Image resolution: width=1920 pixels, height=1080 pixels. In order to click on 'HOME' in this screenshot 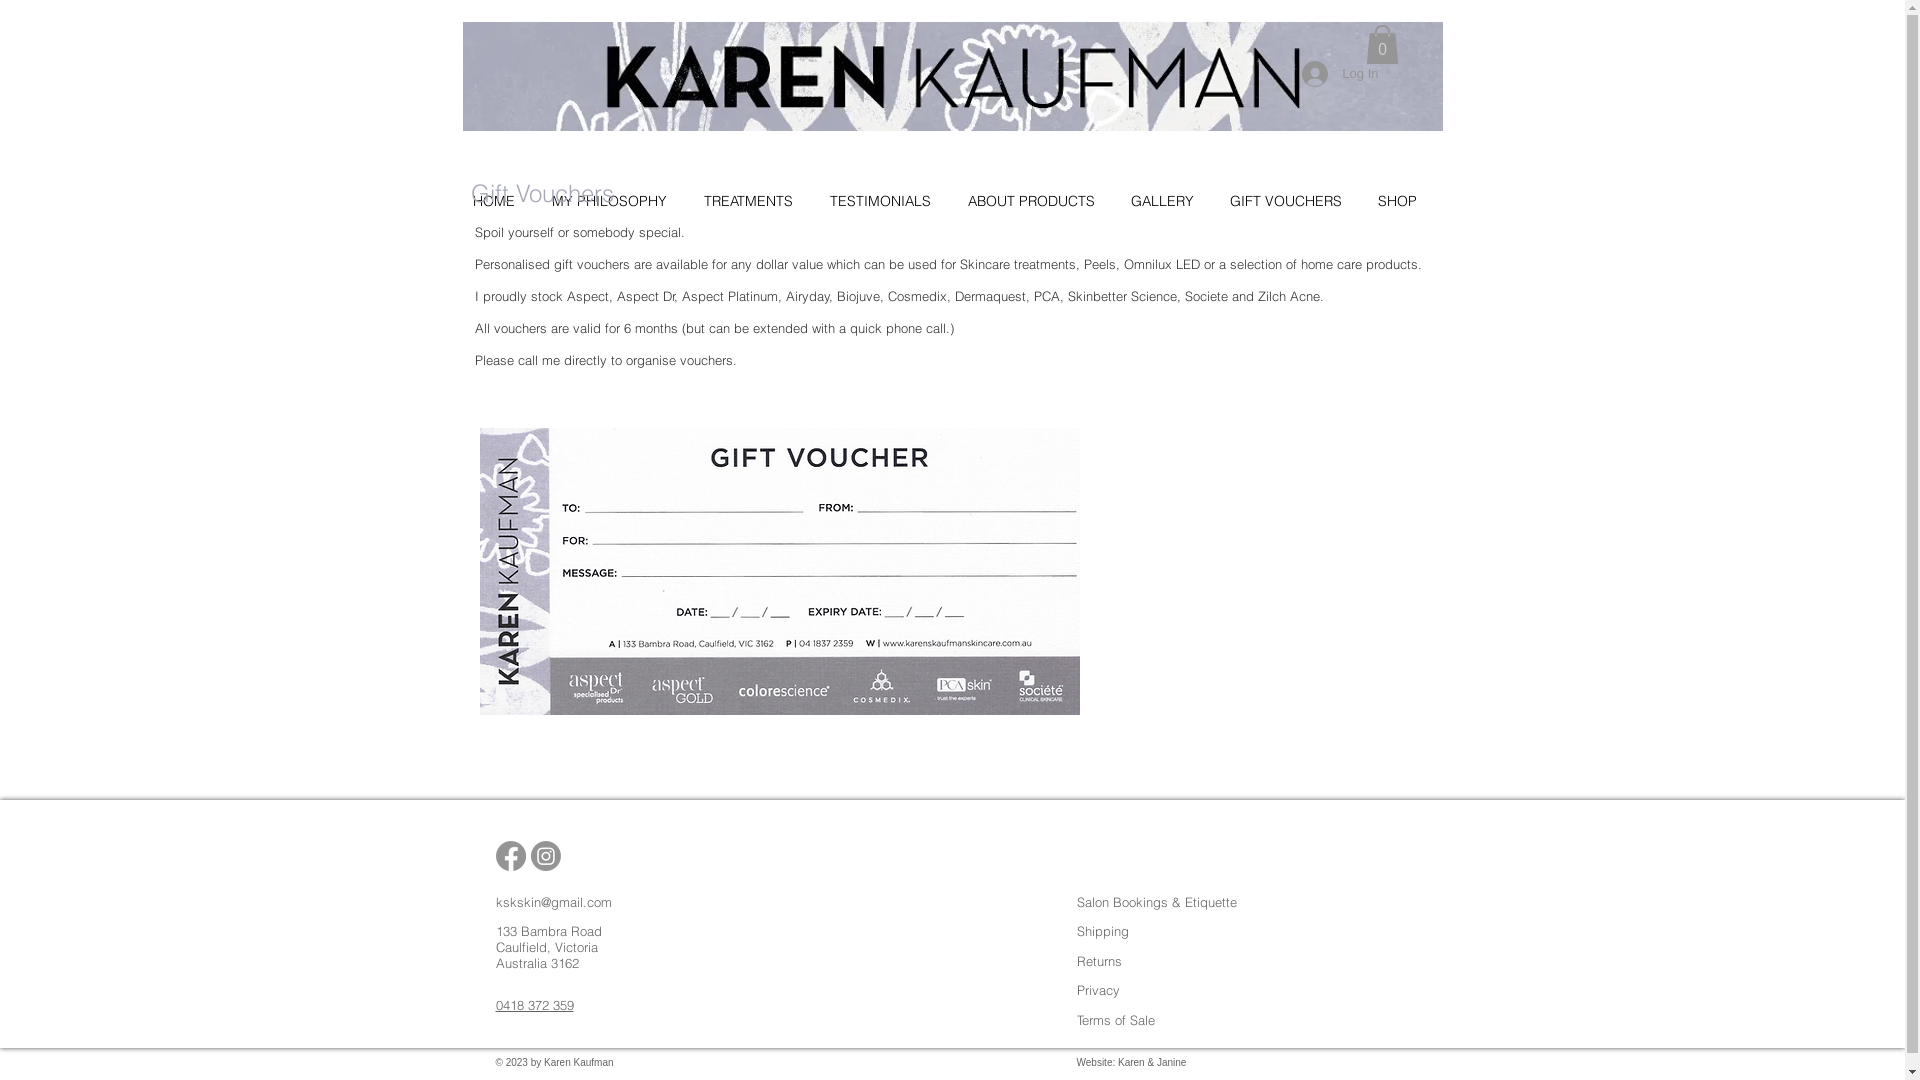, I will do `click(501, 200)`.